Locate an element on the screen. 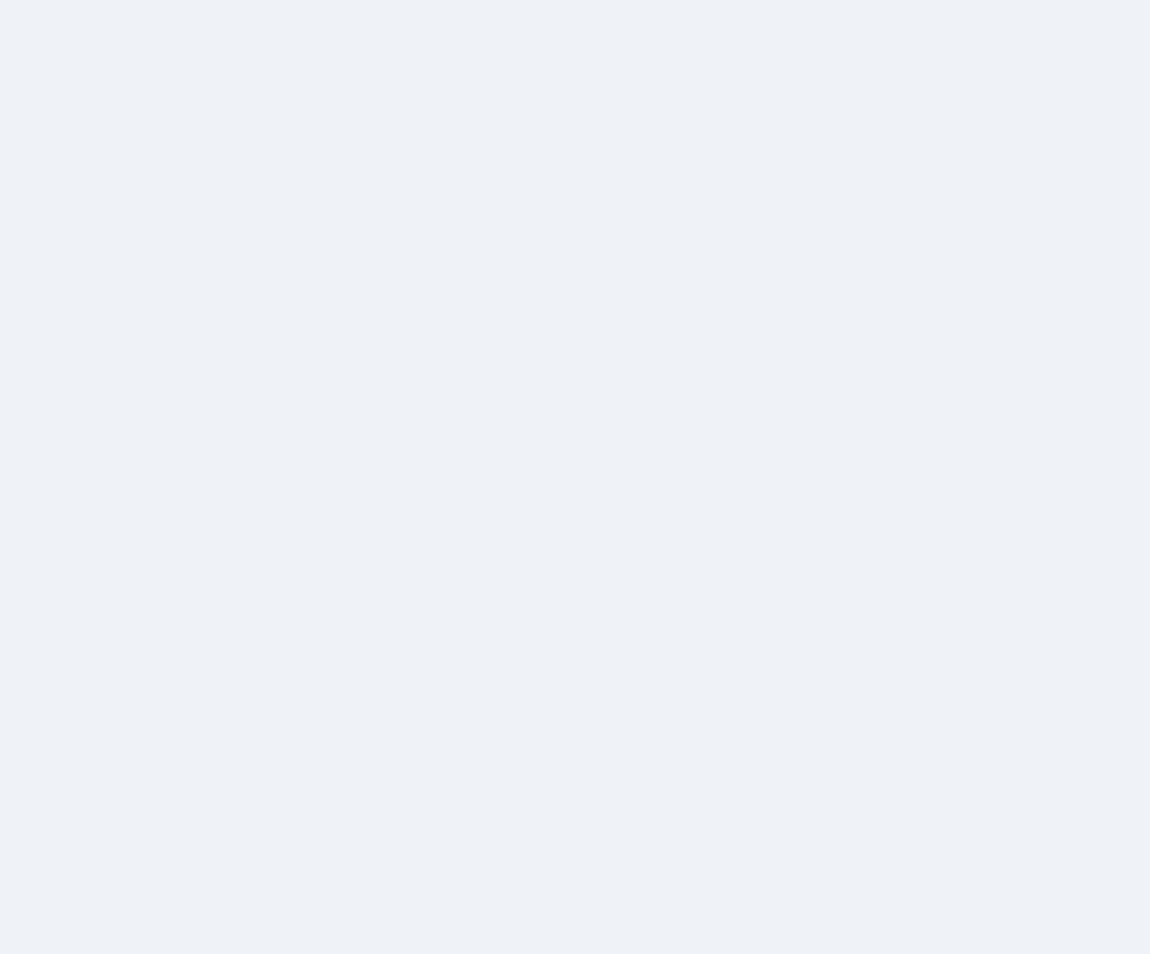 The height and width of the screenshot is (954, 1150). 'Aarhus' is located at coordinates (320, 38).